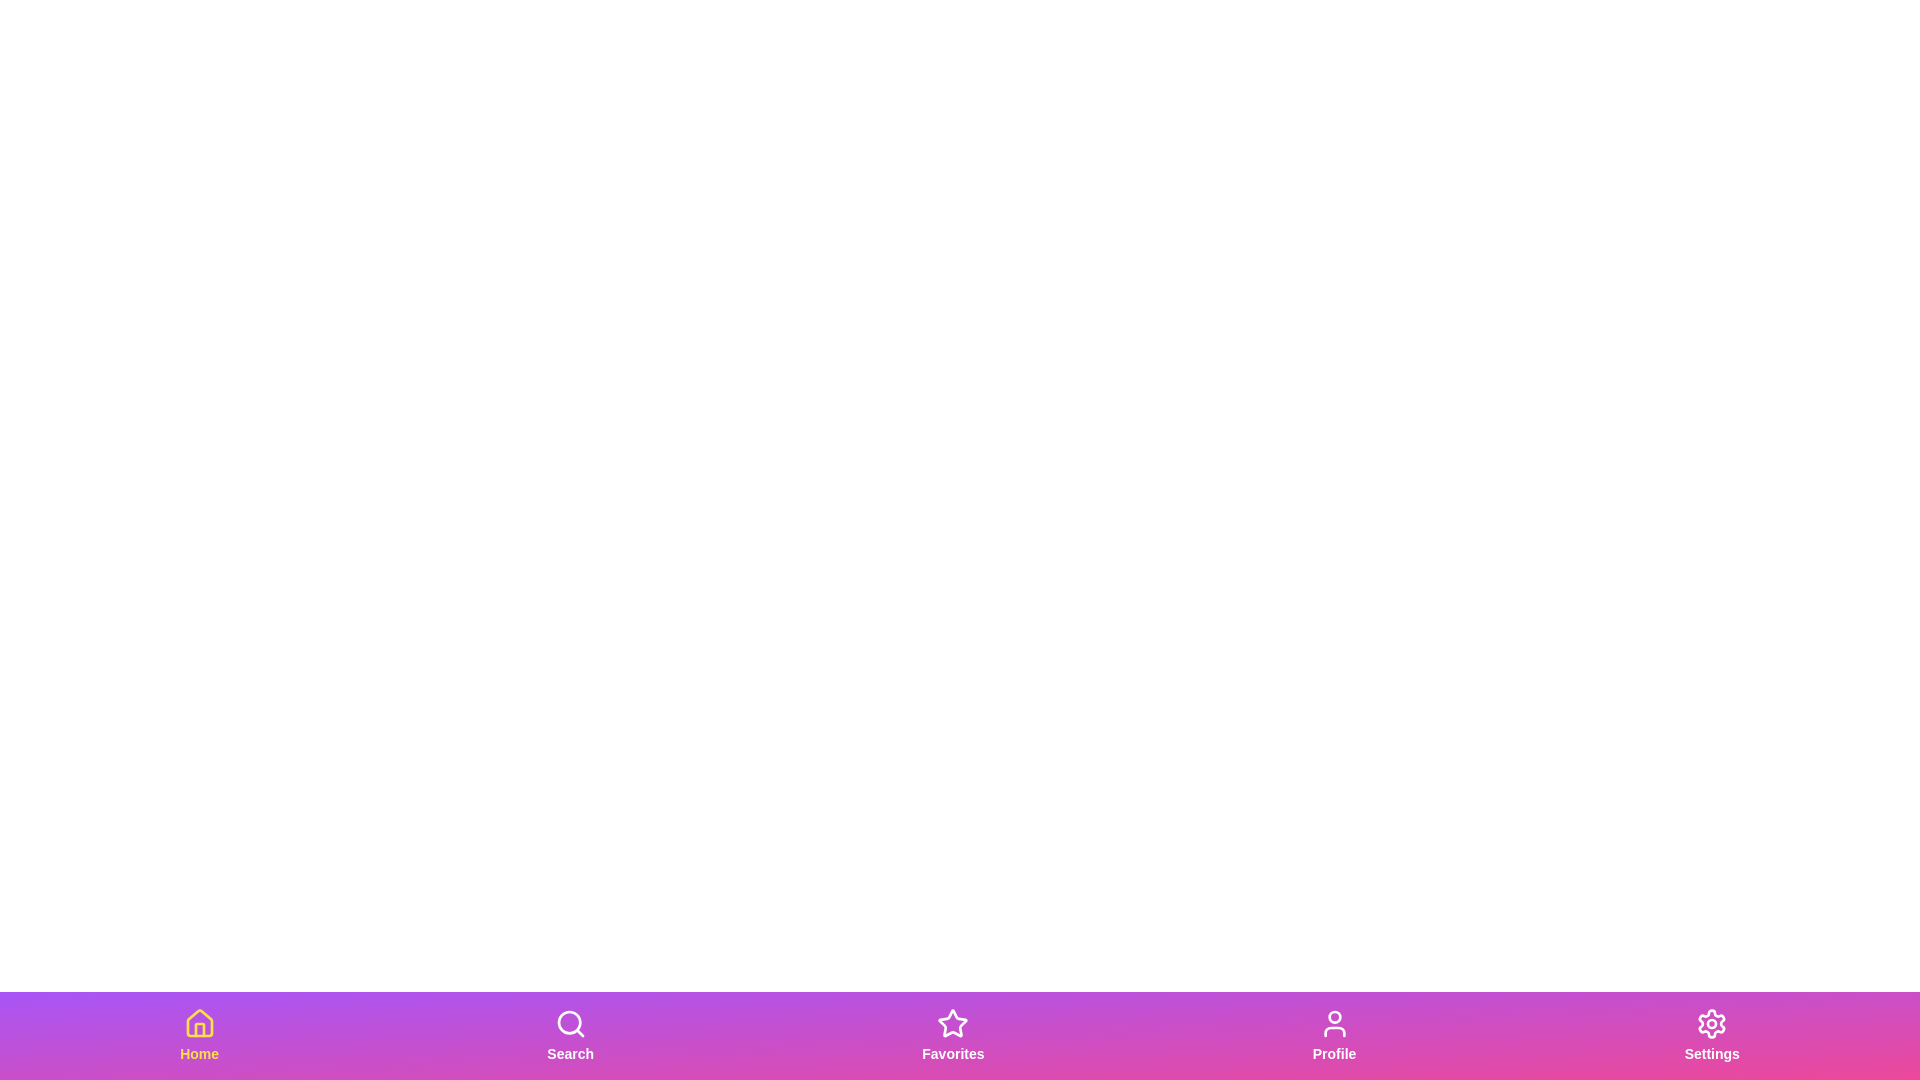 The height and width of the screenshot is (1080, 1920). What do you see at coordinates (1334, 1035) in the screenshot?
I see `the Profile tab in the bottom navigation bar` at bounding box center [1334, 1035].